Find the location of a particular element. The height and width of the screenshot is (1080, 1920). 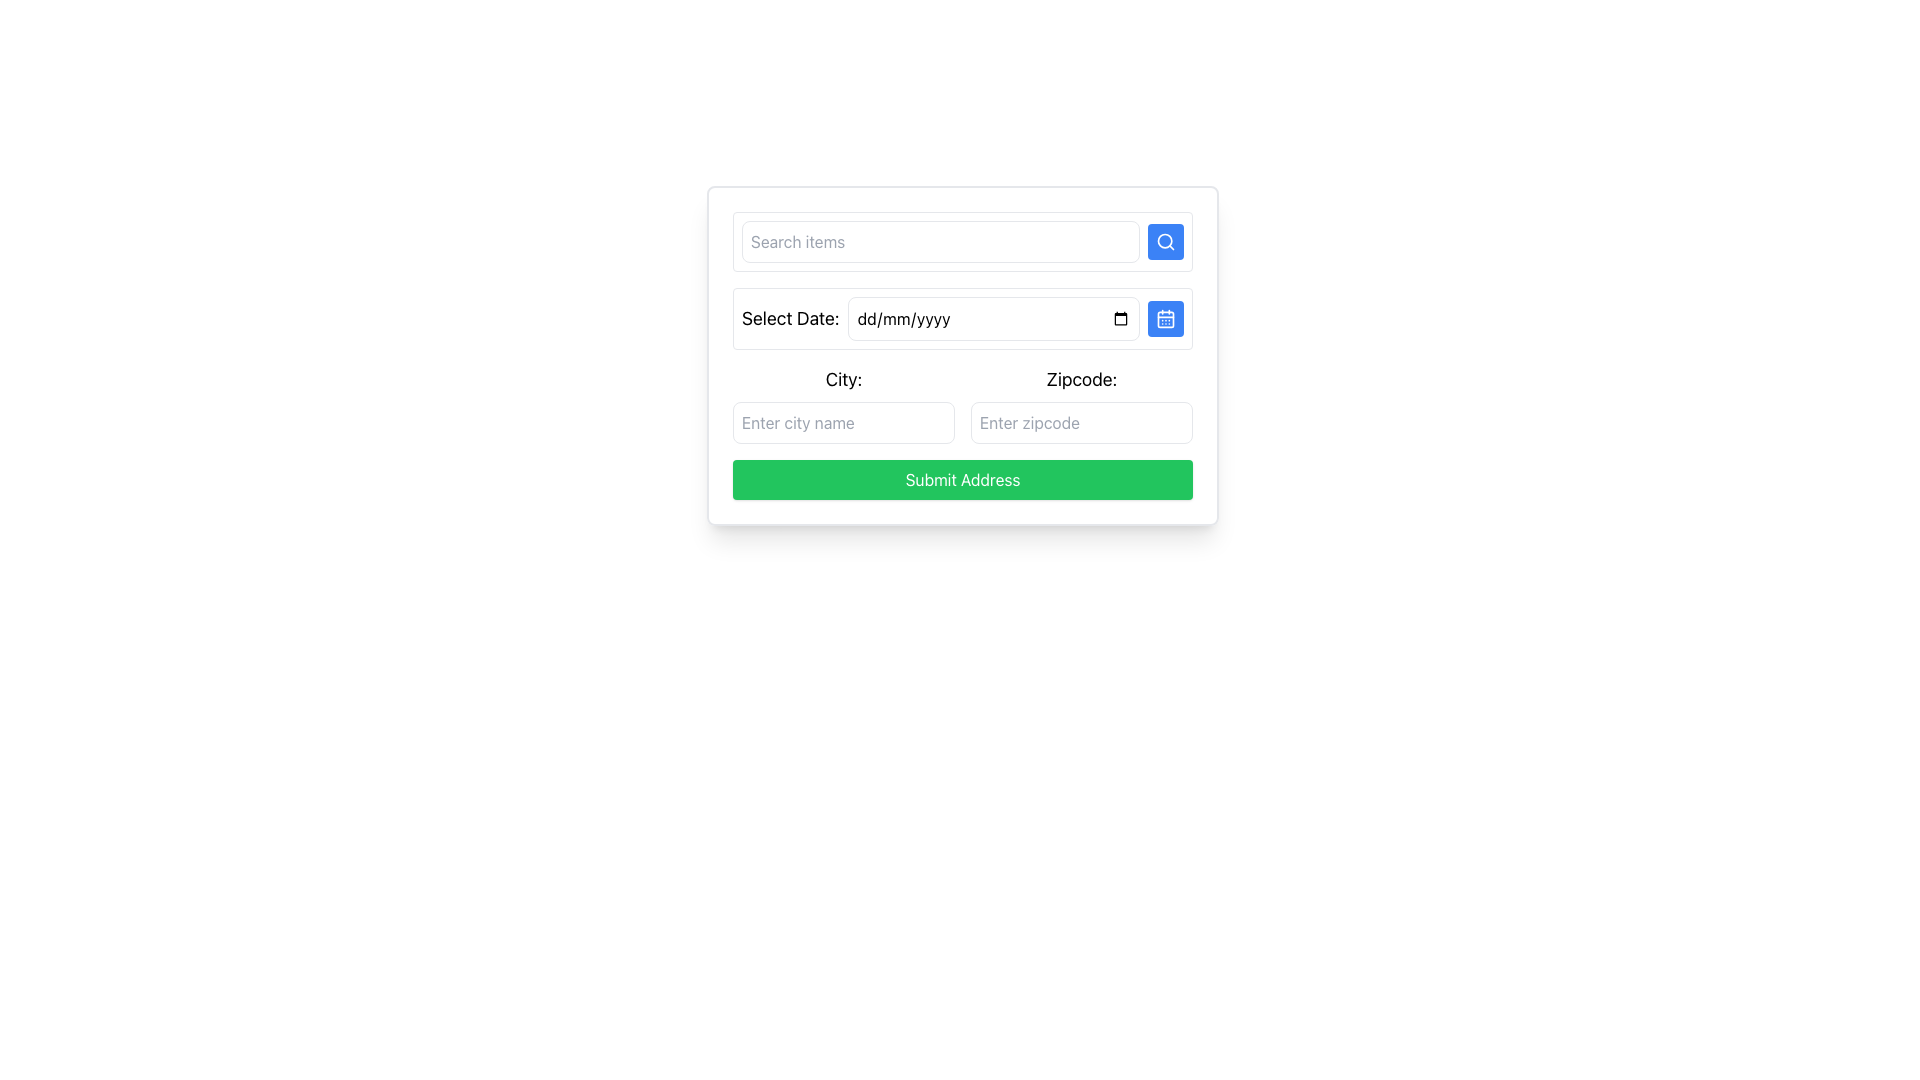

the SVG rectangle with rounded corners that is part of the calendar icon located to the right of the 'Select Date' input field is located at coordinates (1166, 318).